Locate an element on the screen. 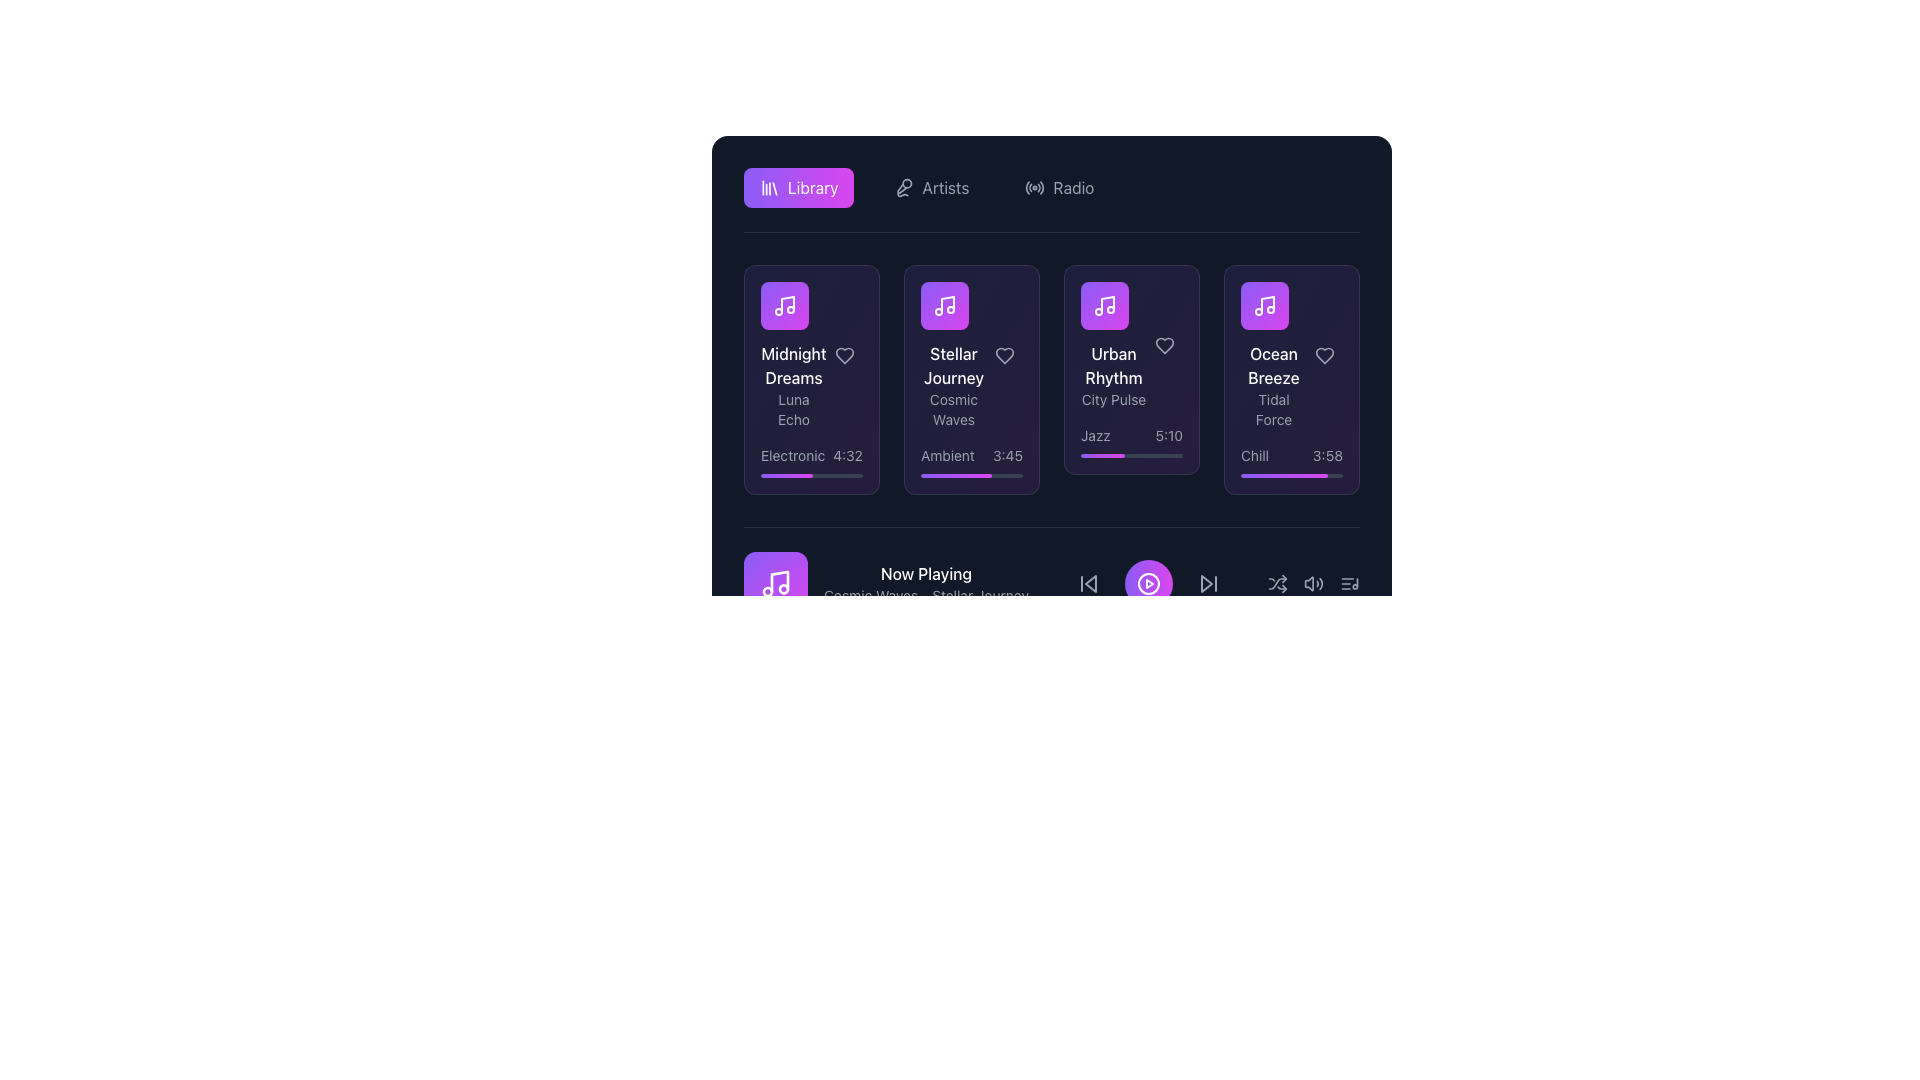 This screenshot has height=1080, width=1920. the text label 'Urban Rhythm' which is vertically arranged with 'City Pulse' below it, located in the middle of a card below the purple musical icon and above the heart-shaped button is located at coordinates (1132, 345).